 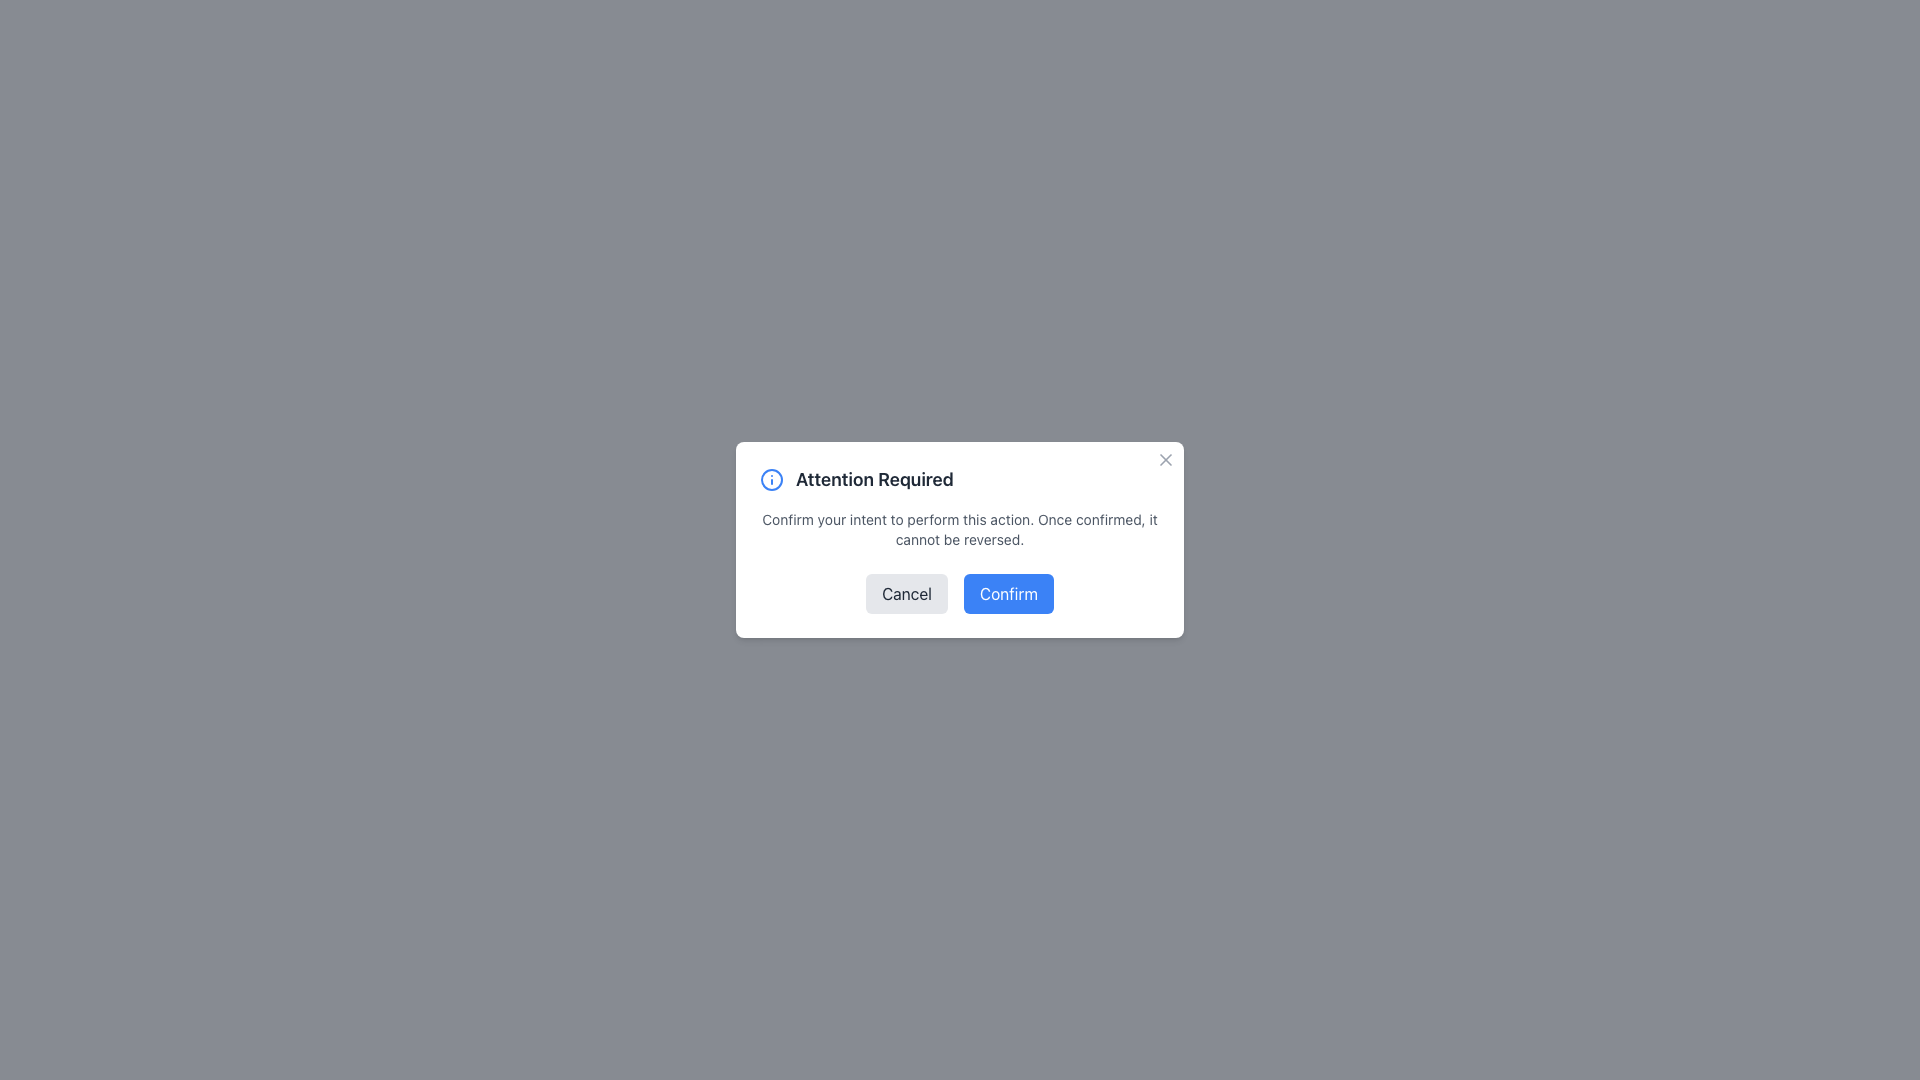 I want to click on the close button located at the top-right corner of the confirmation dialog box to change its color, so click(x=1166, y=459).